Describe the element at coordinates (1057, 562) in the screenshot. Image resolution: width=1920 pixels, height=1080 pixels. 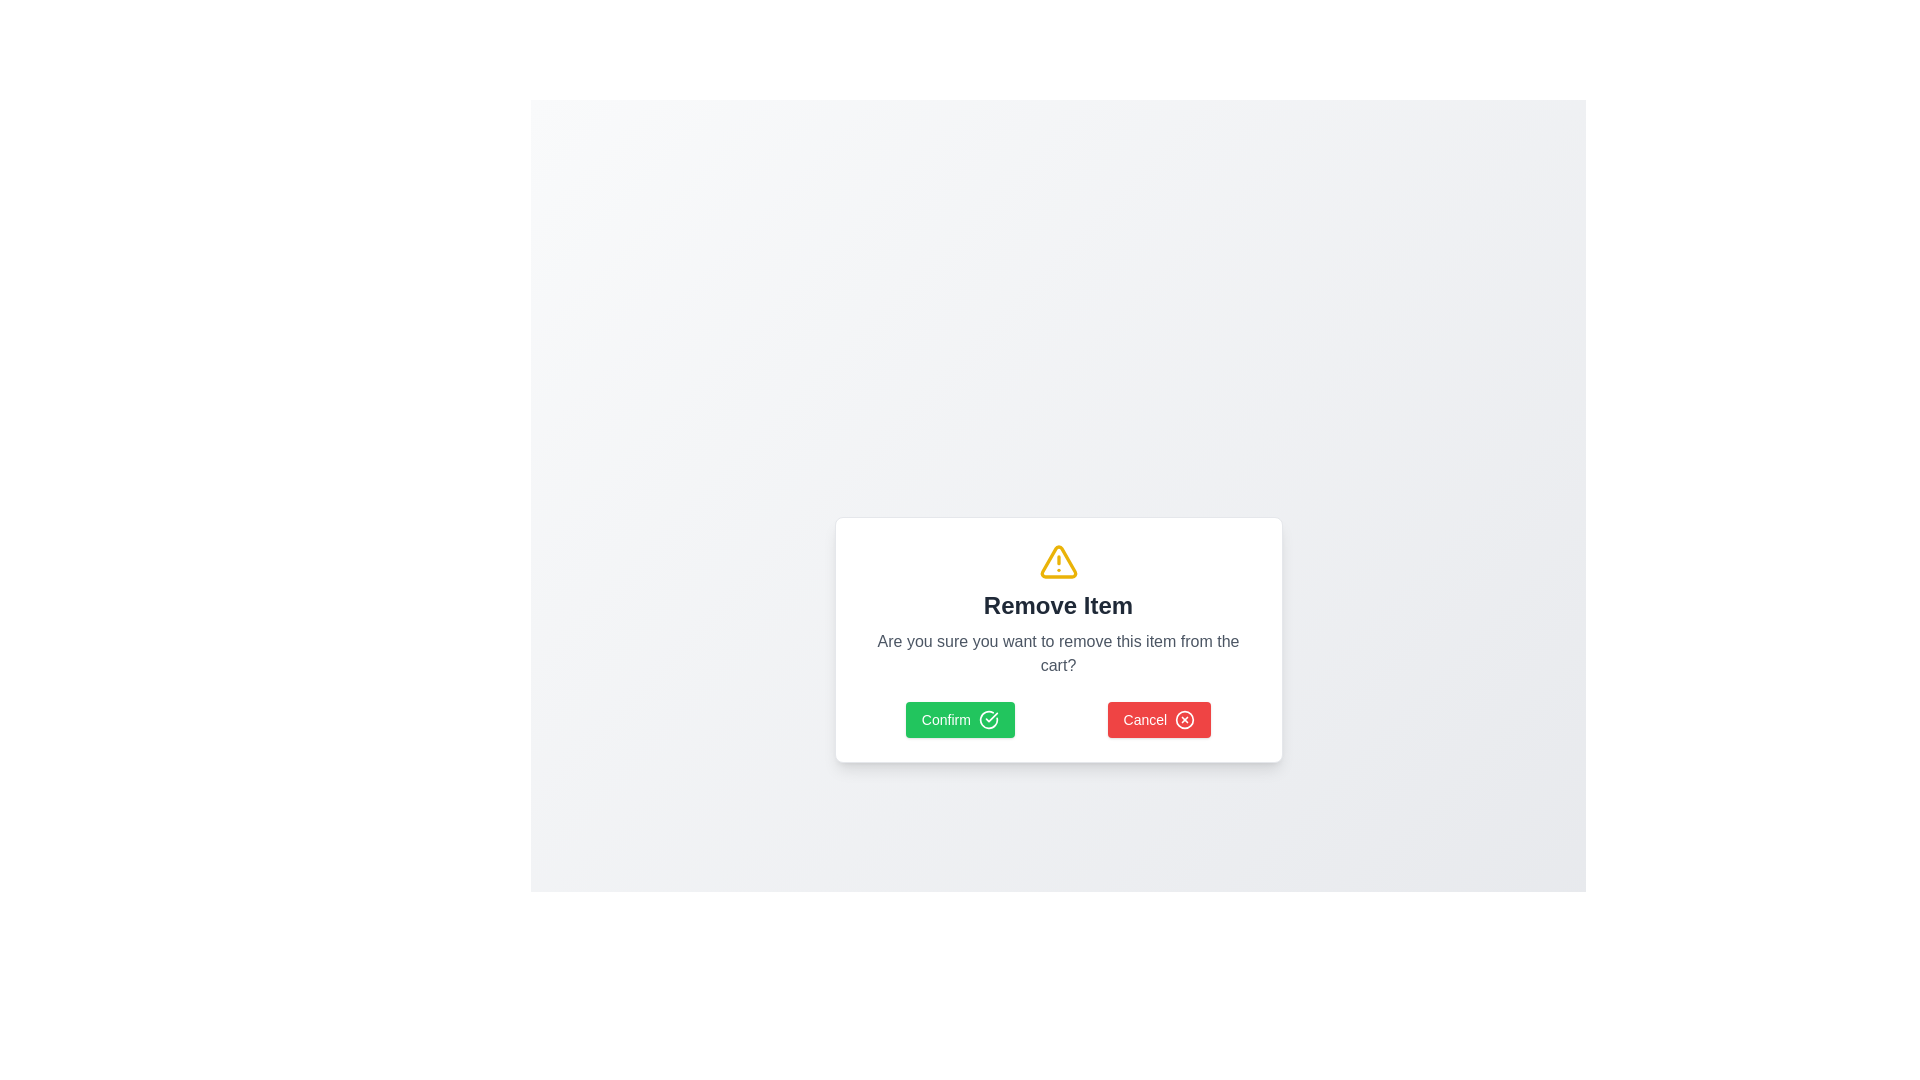
I see `the yellow triangular caution icon with a bold exclamation mark, which is located at the top of the 'Remove Item' dialog box, serving as a header warning symbol` at that location.